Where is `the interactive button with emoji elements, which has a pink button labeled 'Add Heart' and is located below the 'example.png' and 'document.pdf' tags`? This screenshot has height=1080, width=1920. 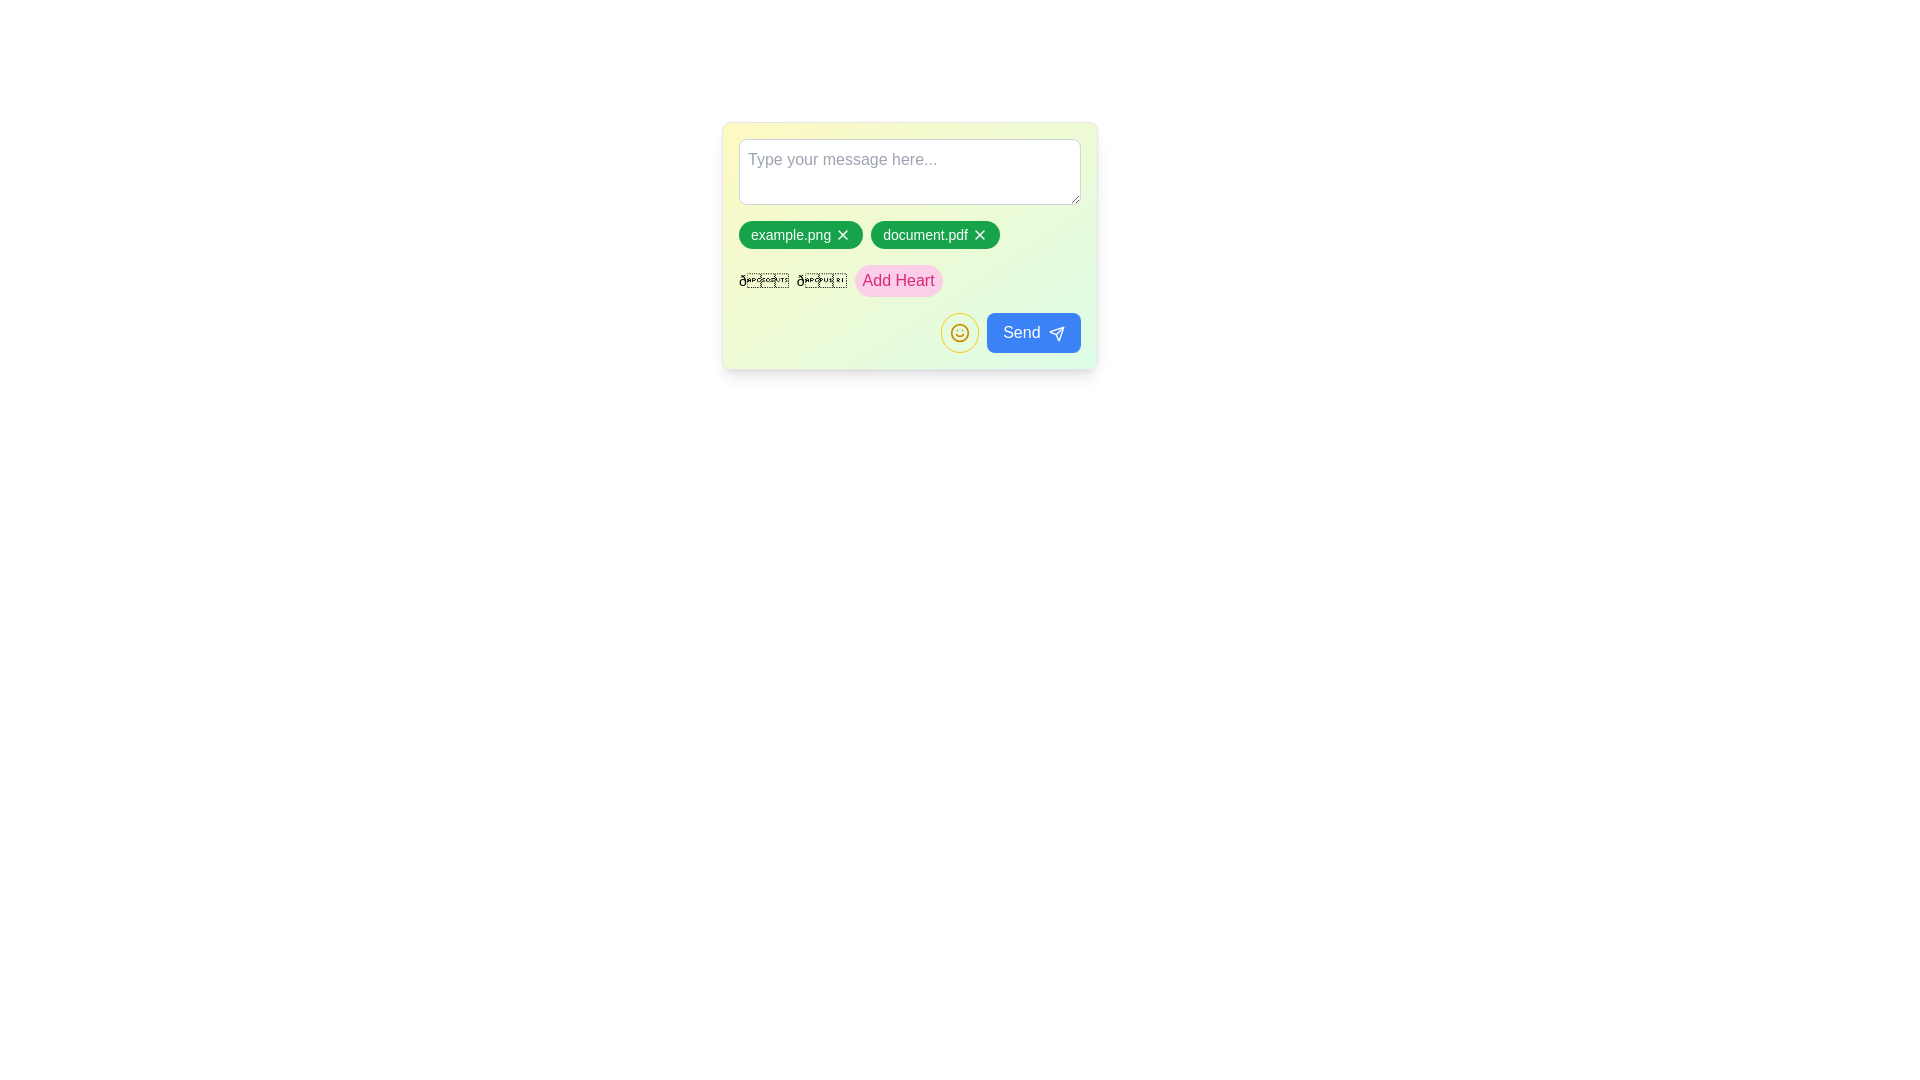
the interactive button with emoji elements, which has a pink button labeled 'Add Heart' and is located below the 'example.png' and 'document.pdf' tags is located at coordinates (909, 281).